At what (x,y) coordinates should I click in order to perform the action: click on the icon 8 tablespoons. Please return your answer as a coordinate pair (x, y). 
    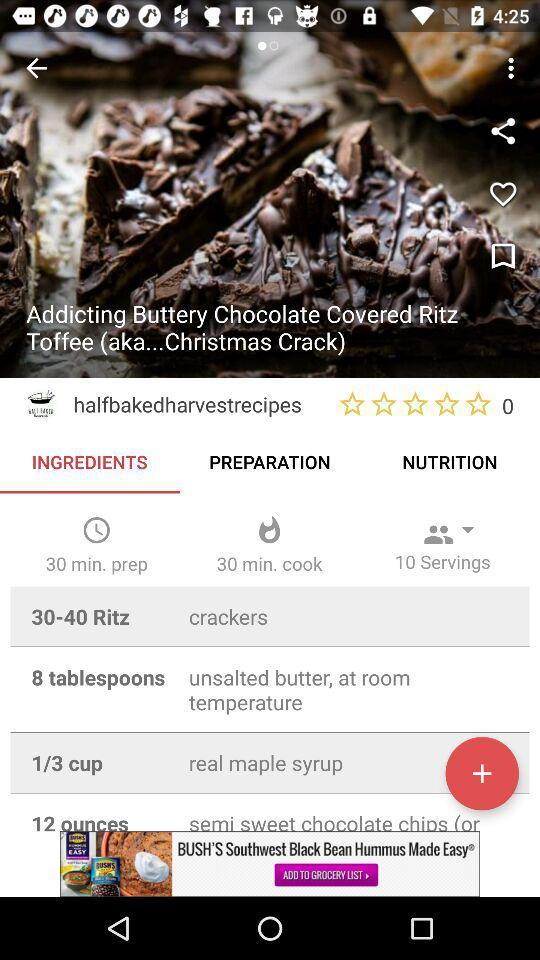
    Looking at the image, I should click on (99, 677).